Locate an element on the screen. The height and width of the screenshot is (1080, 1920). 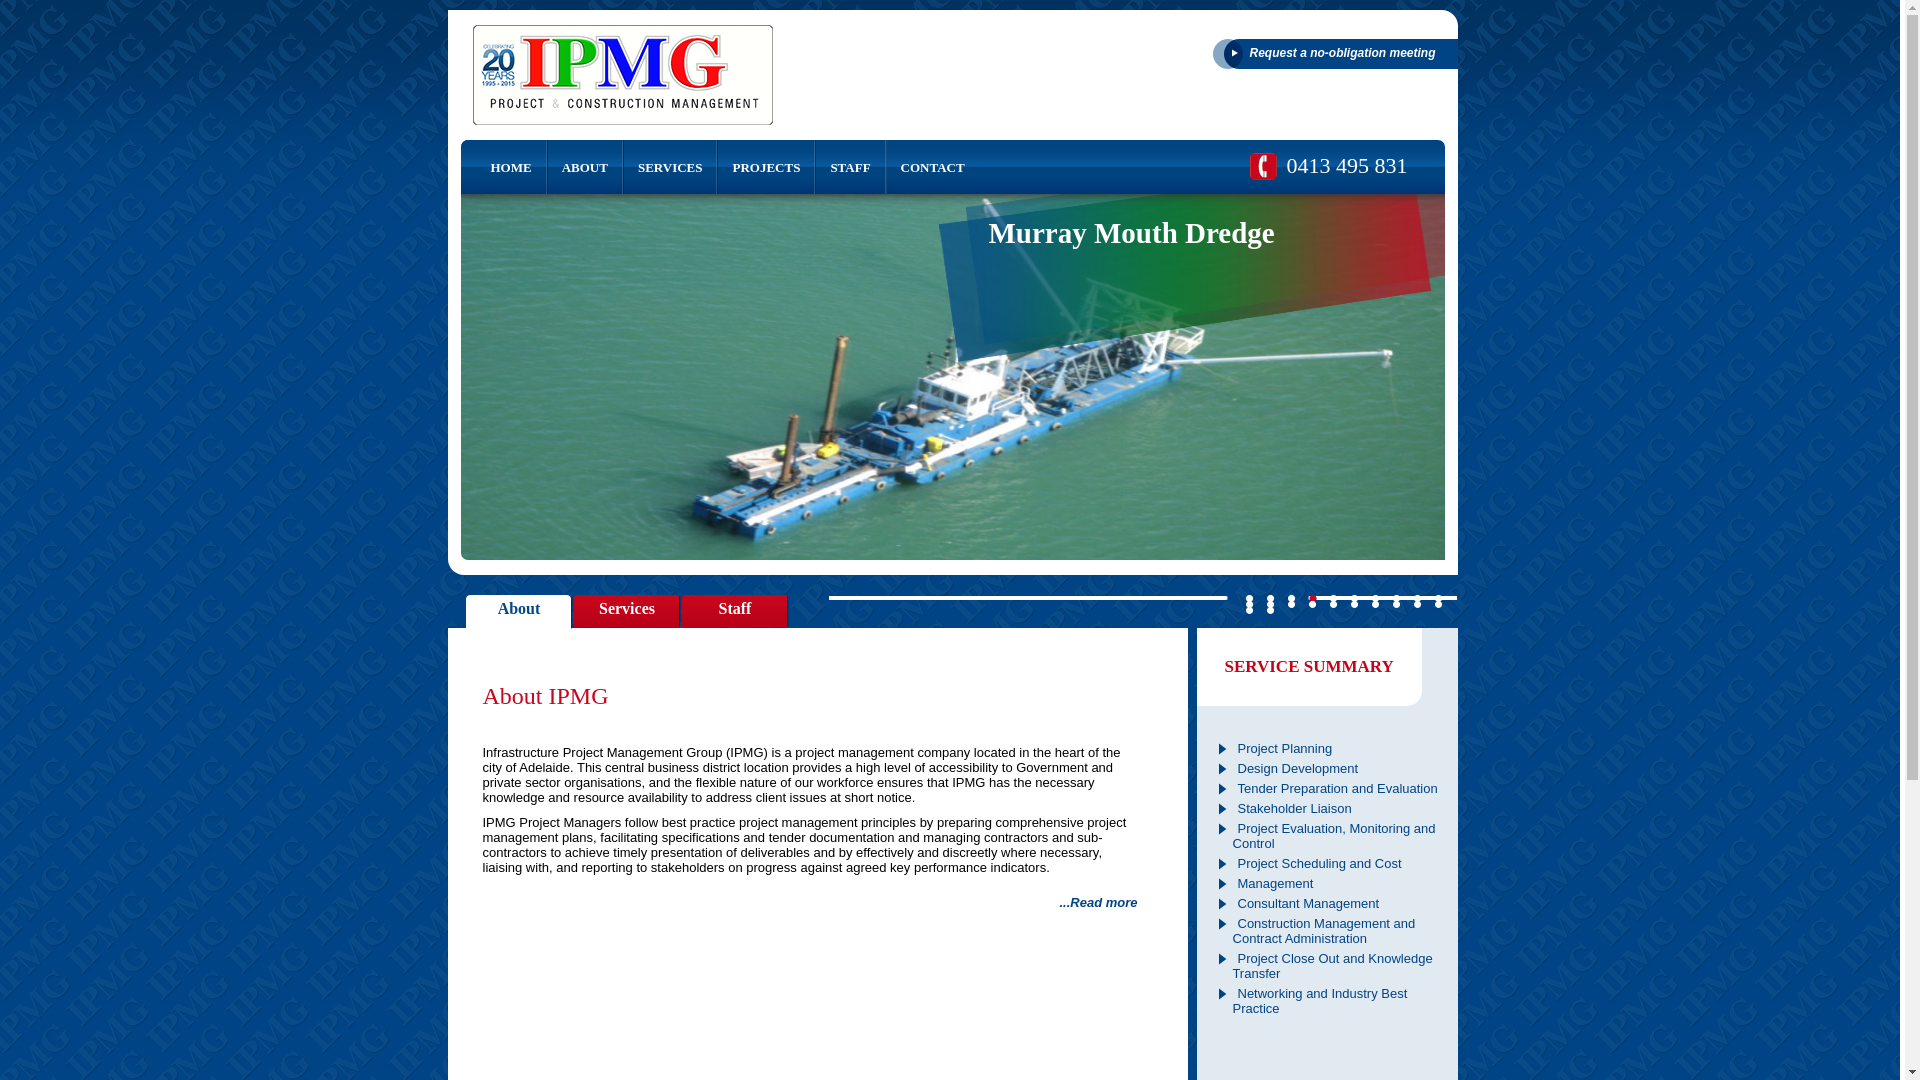
'HOME' is located at coordinates (502, 165).